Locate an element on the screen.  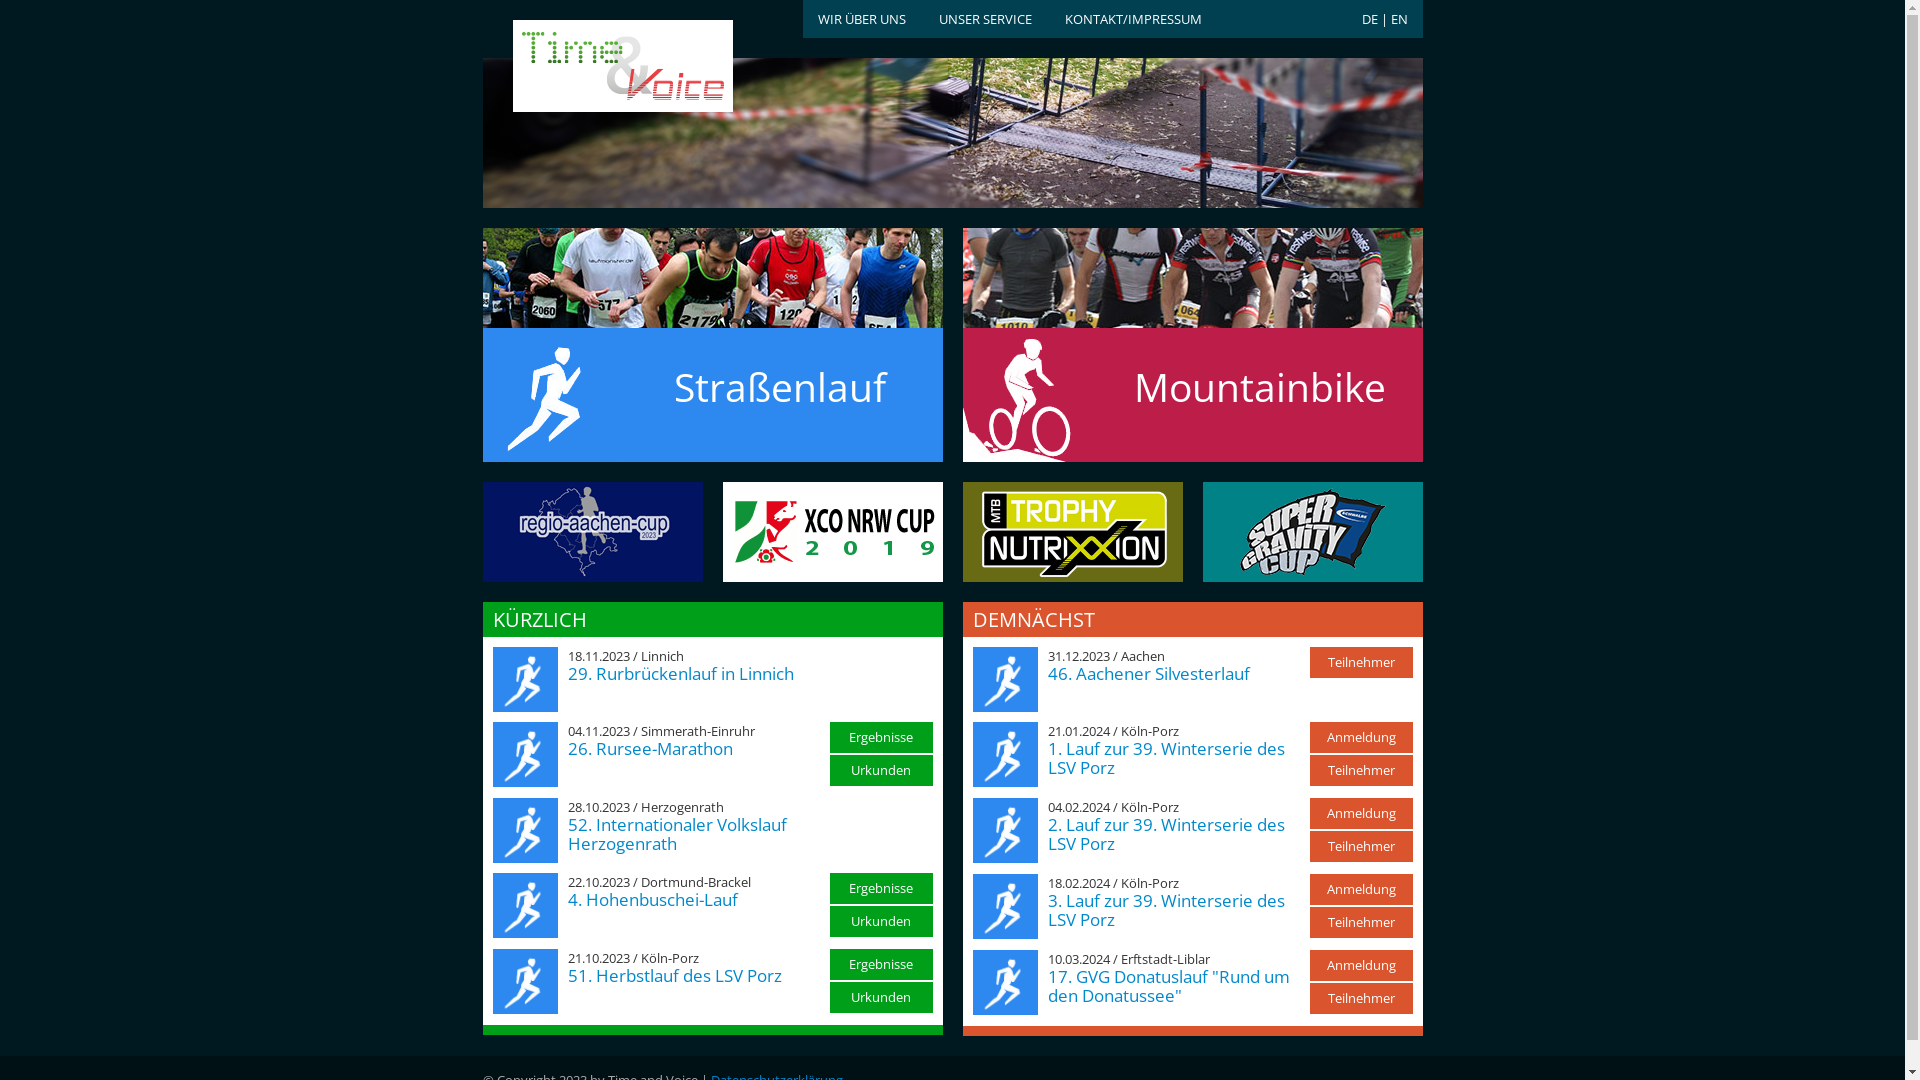
'2. Lauf zur 39. Winterserie des LSV Porz' is located at coordinates (1046, 833).